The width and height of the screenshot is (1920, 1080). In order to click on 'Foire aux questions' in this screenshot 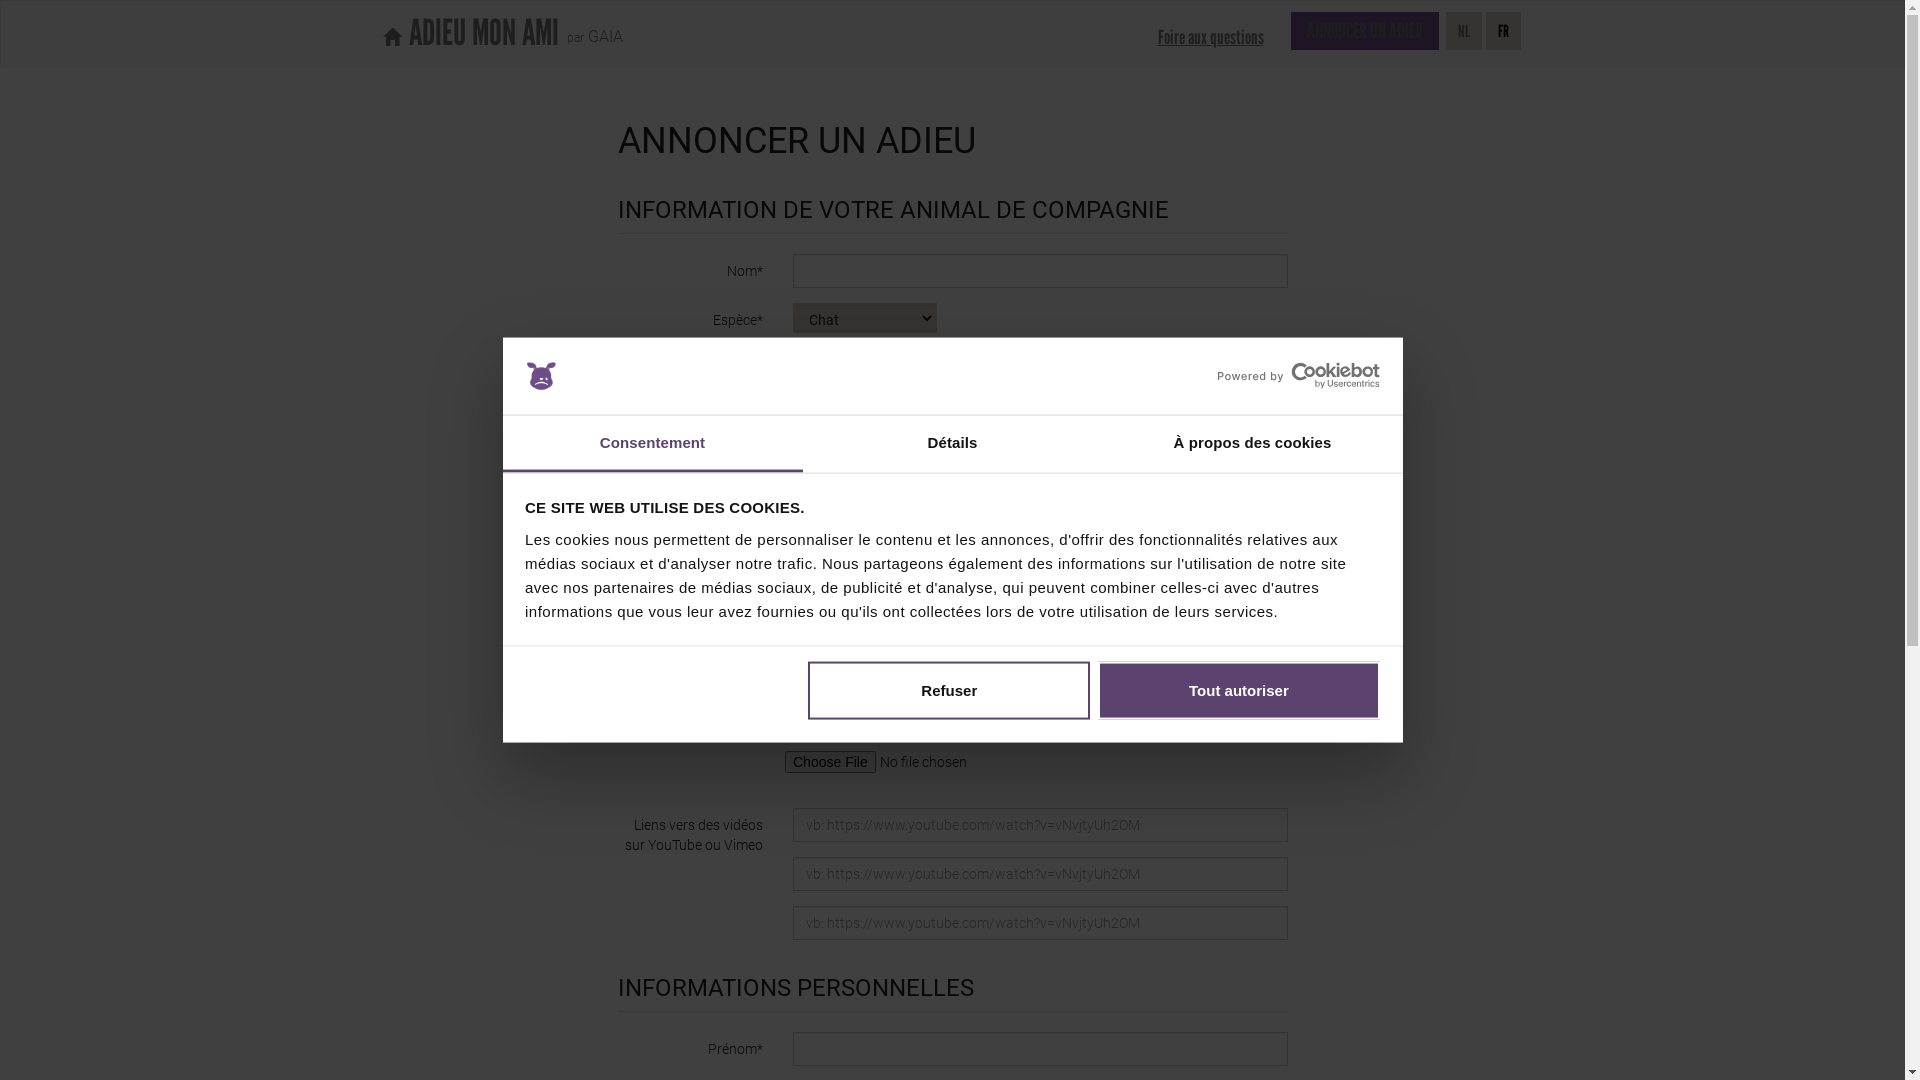, I will do `click(1208, 37)`.